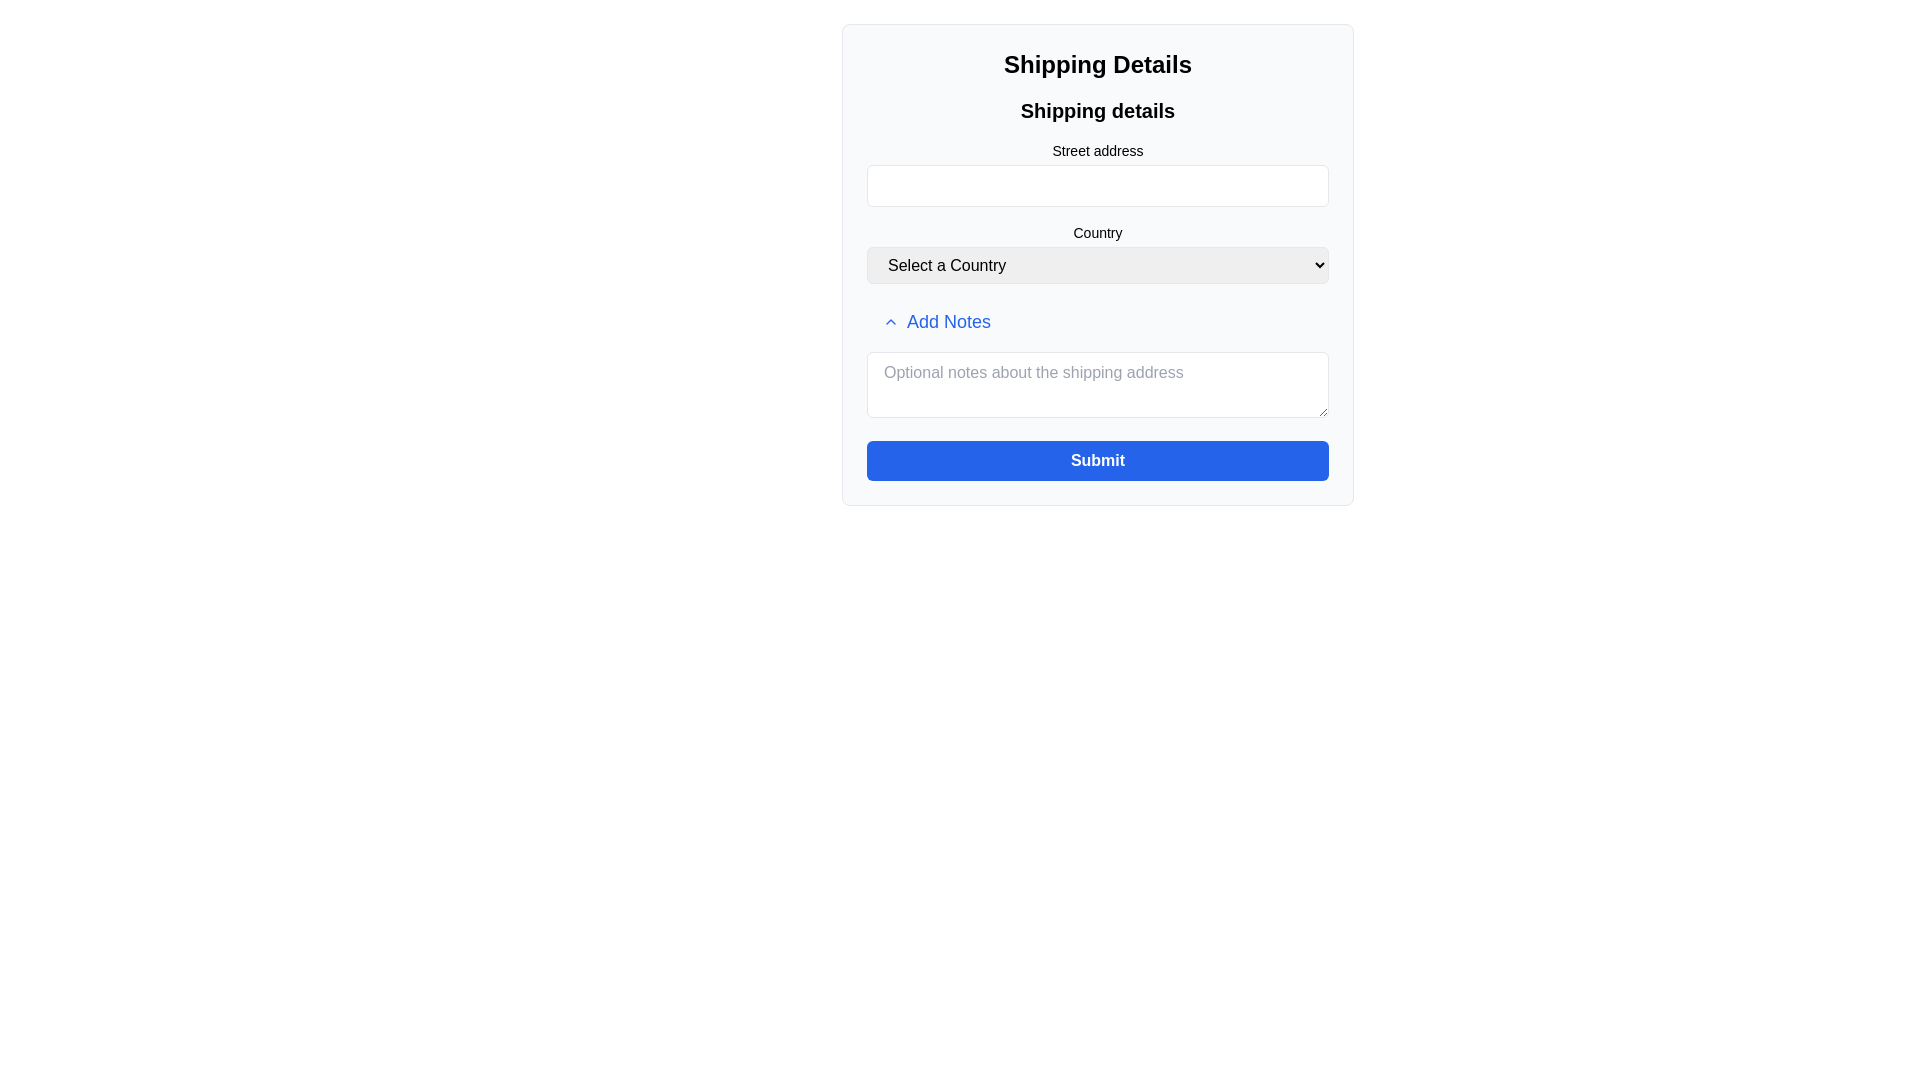 The image size is (1920, 1080). What do you see at coordinates (1097, 362) in the screenshot?
I see `the label of the Collapsible input field section in the 'Add Notes' group within the 'Shipping Details' form` at bounding box center [1097, 362].